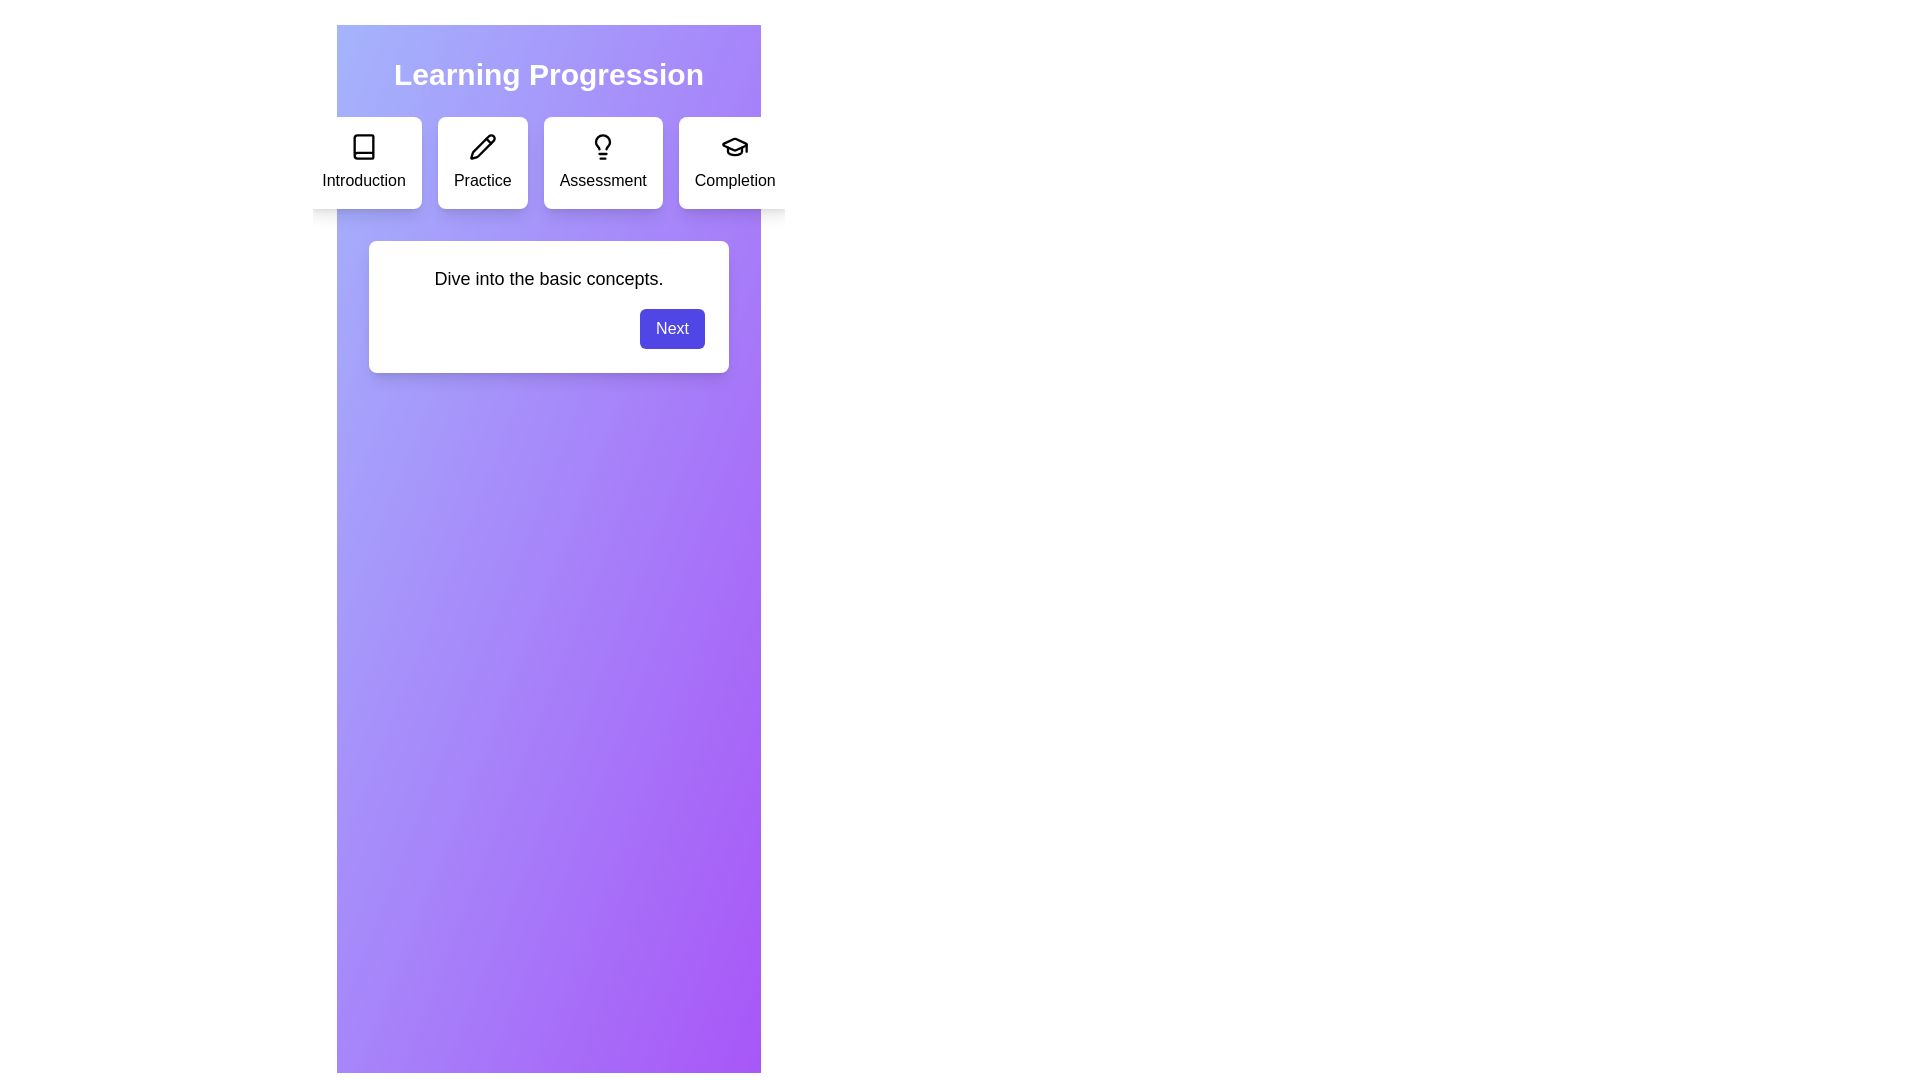  I want to click on the 'Next' button to navigate to the next step in the learning progression, so click(672, 327).